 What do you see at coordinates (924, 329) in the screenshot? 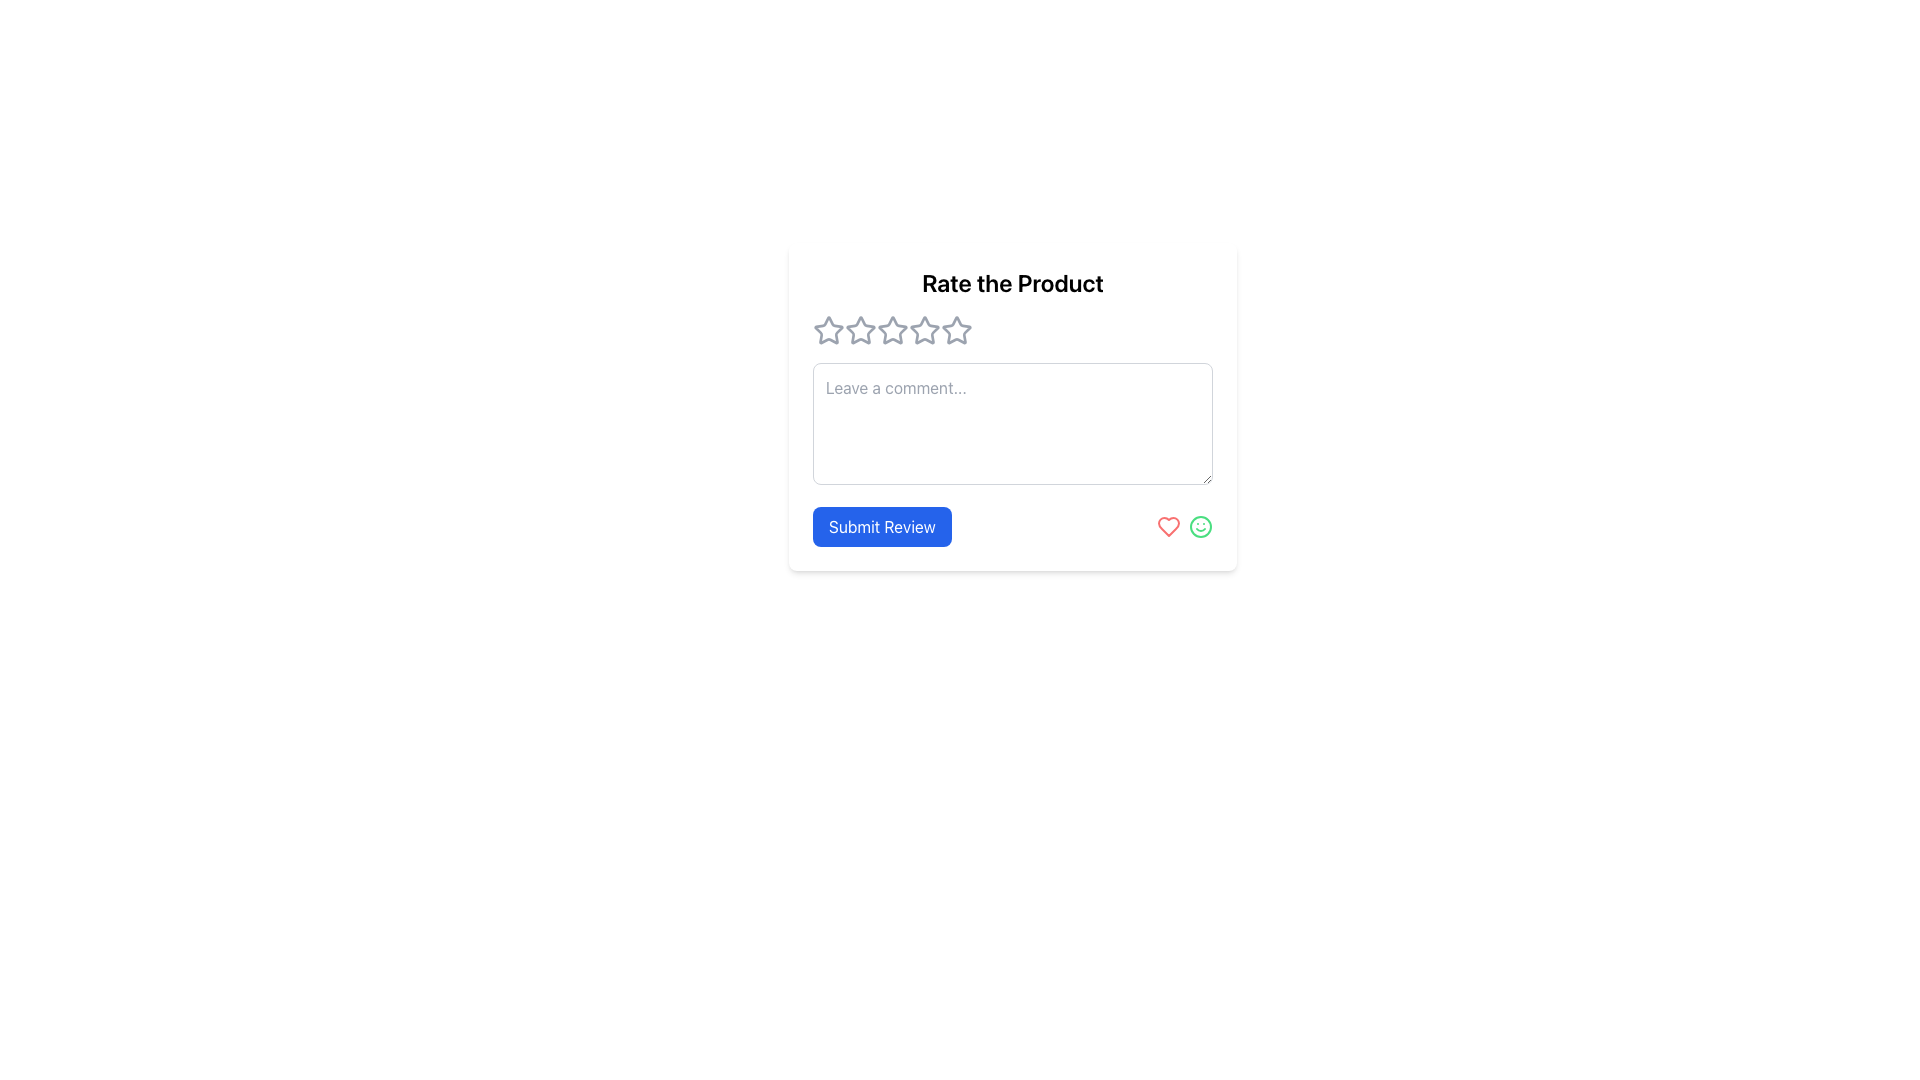
I see `the second star icon in the rating row, which is outlined in gray and indicates its active state` at bounding box center [924, 329].